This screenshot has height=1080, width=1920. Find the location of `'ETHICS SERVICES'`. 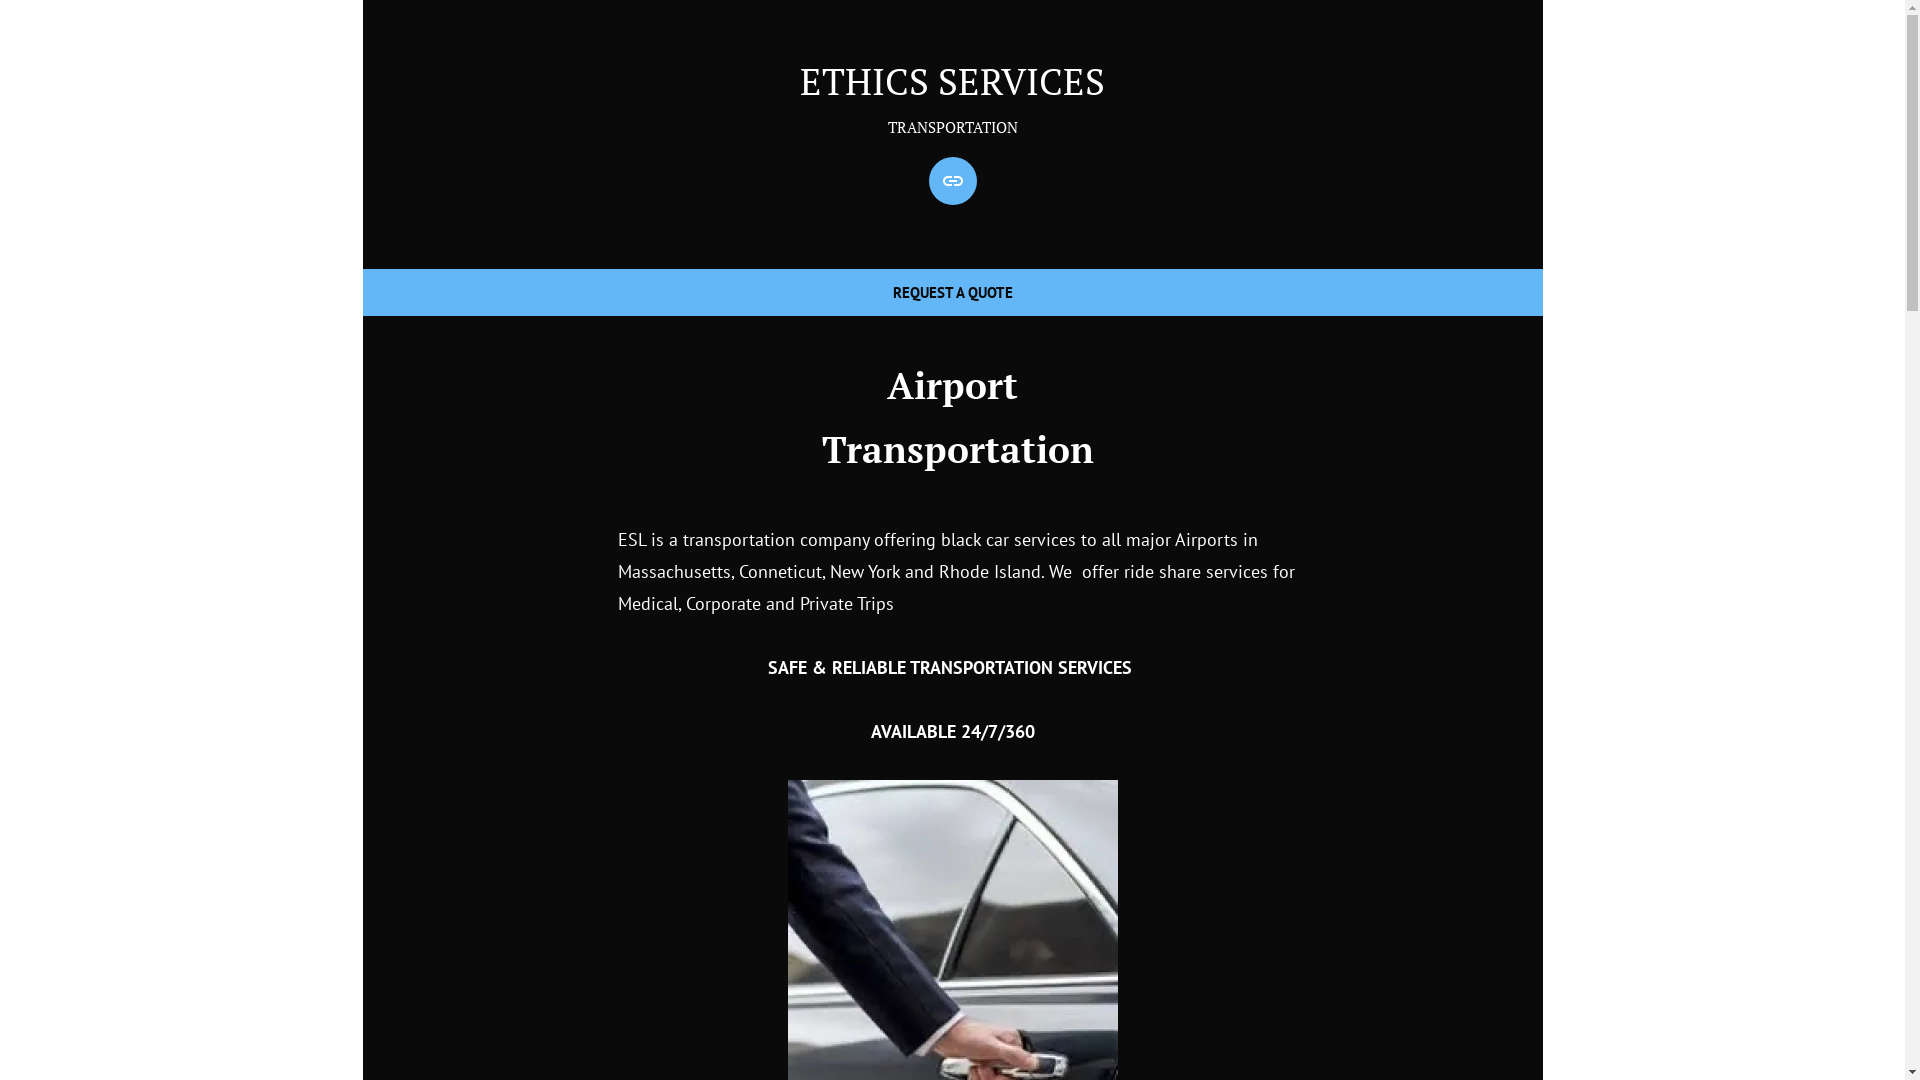

'ETHICS SERVICES' is located at coordinates (951, 80).